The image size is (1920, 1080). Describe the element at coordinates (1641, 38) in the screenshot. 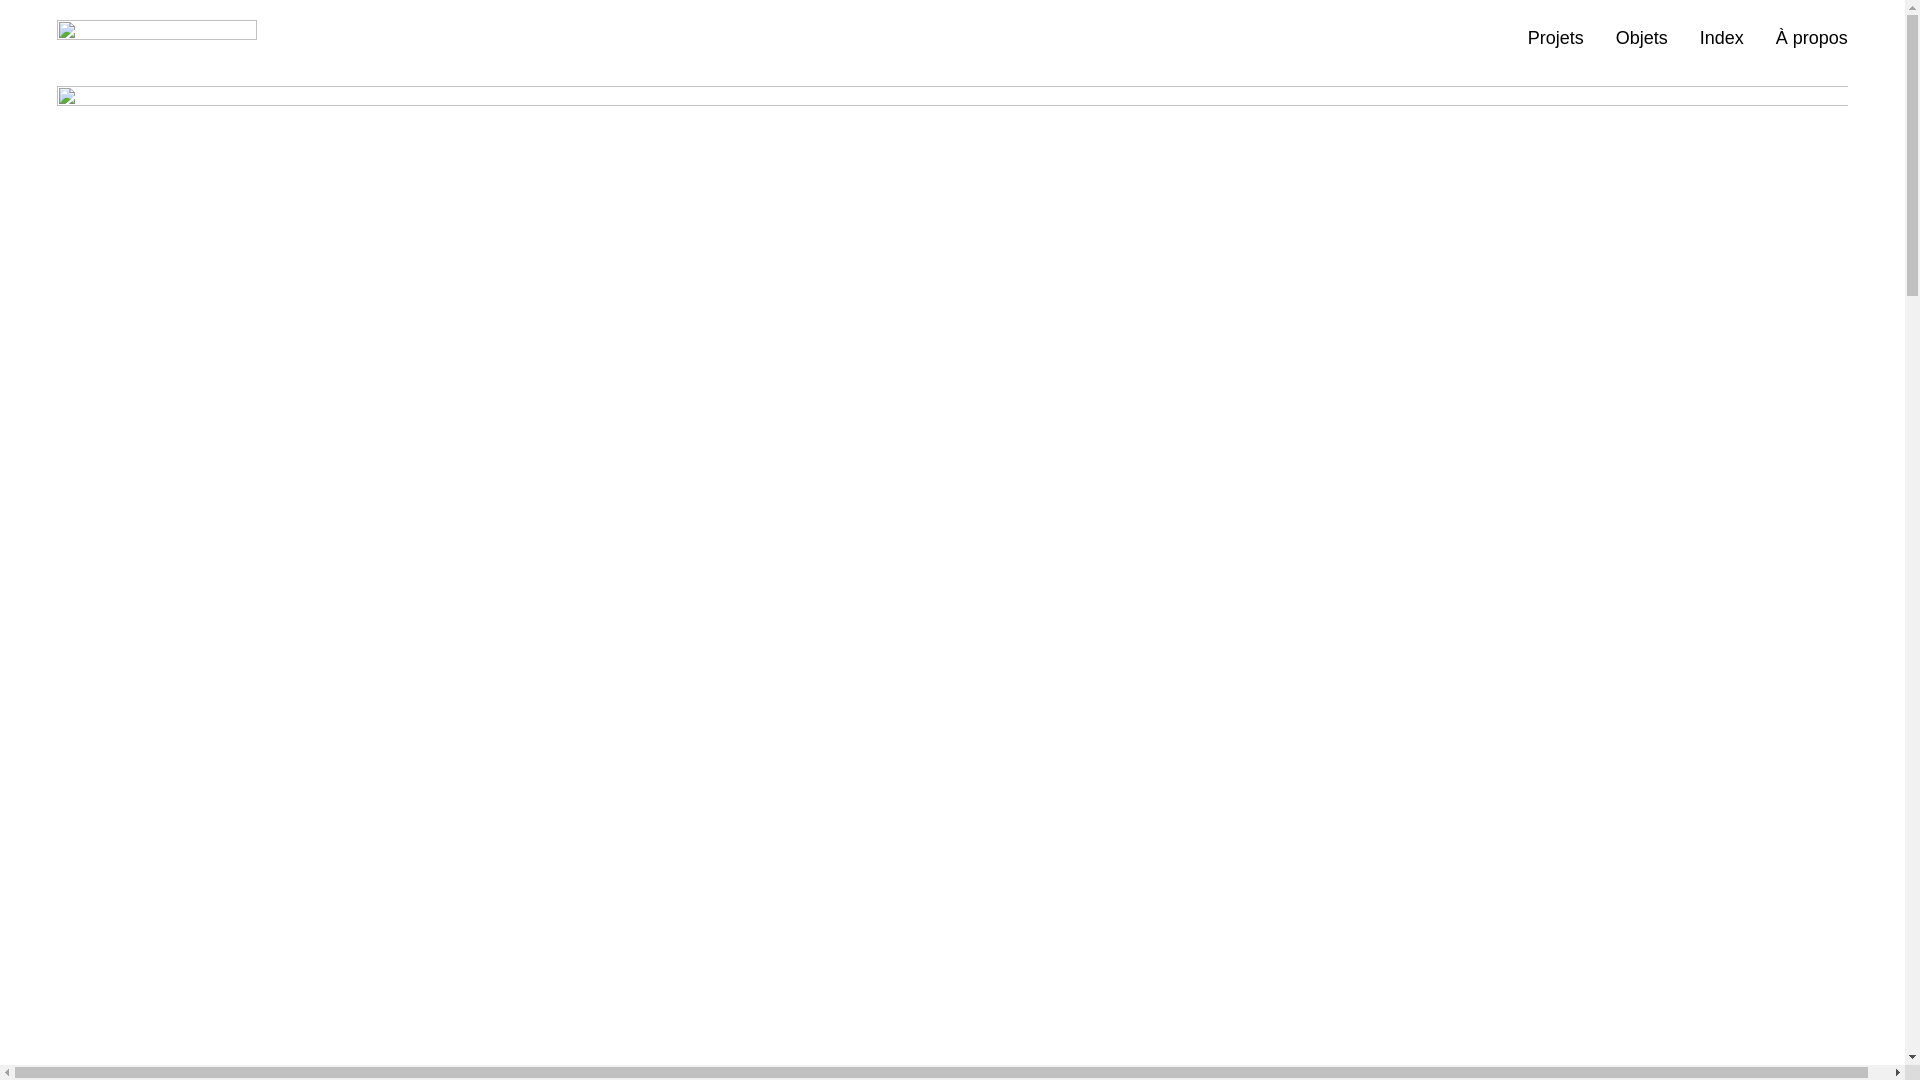

I see `'Objets'` at that location.